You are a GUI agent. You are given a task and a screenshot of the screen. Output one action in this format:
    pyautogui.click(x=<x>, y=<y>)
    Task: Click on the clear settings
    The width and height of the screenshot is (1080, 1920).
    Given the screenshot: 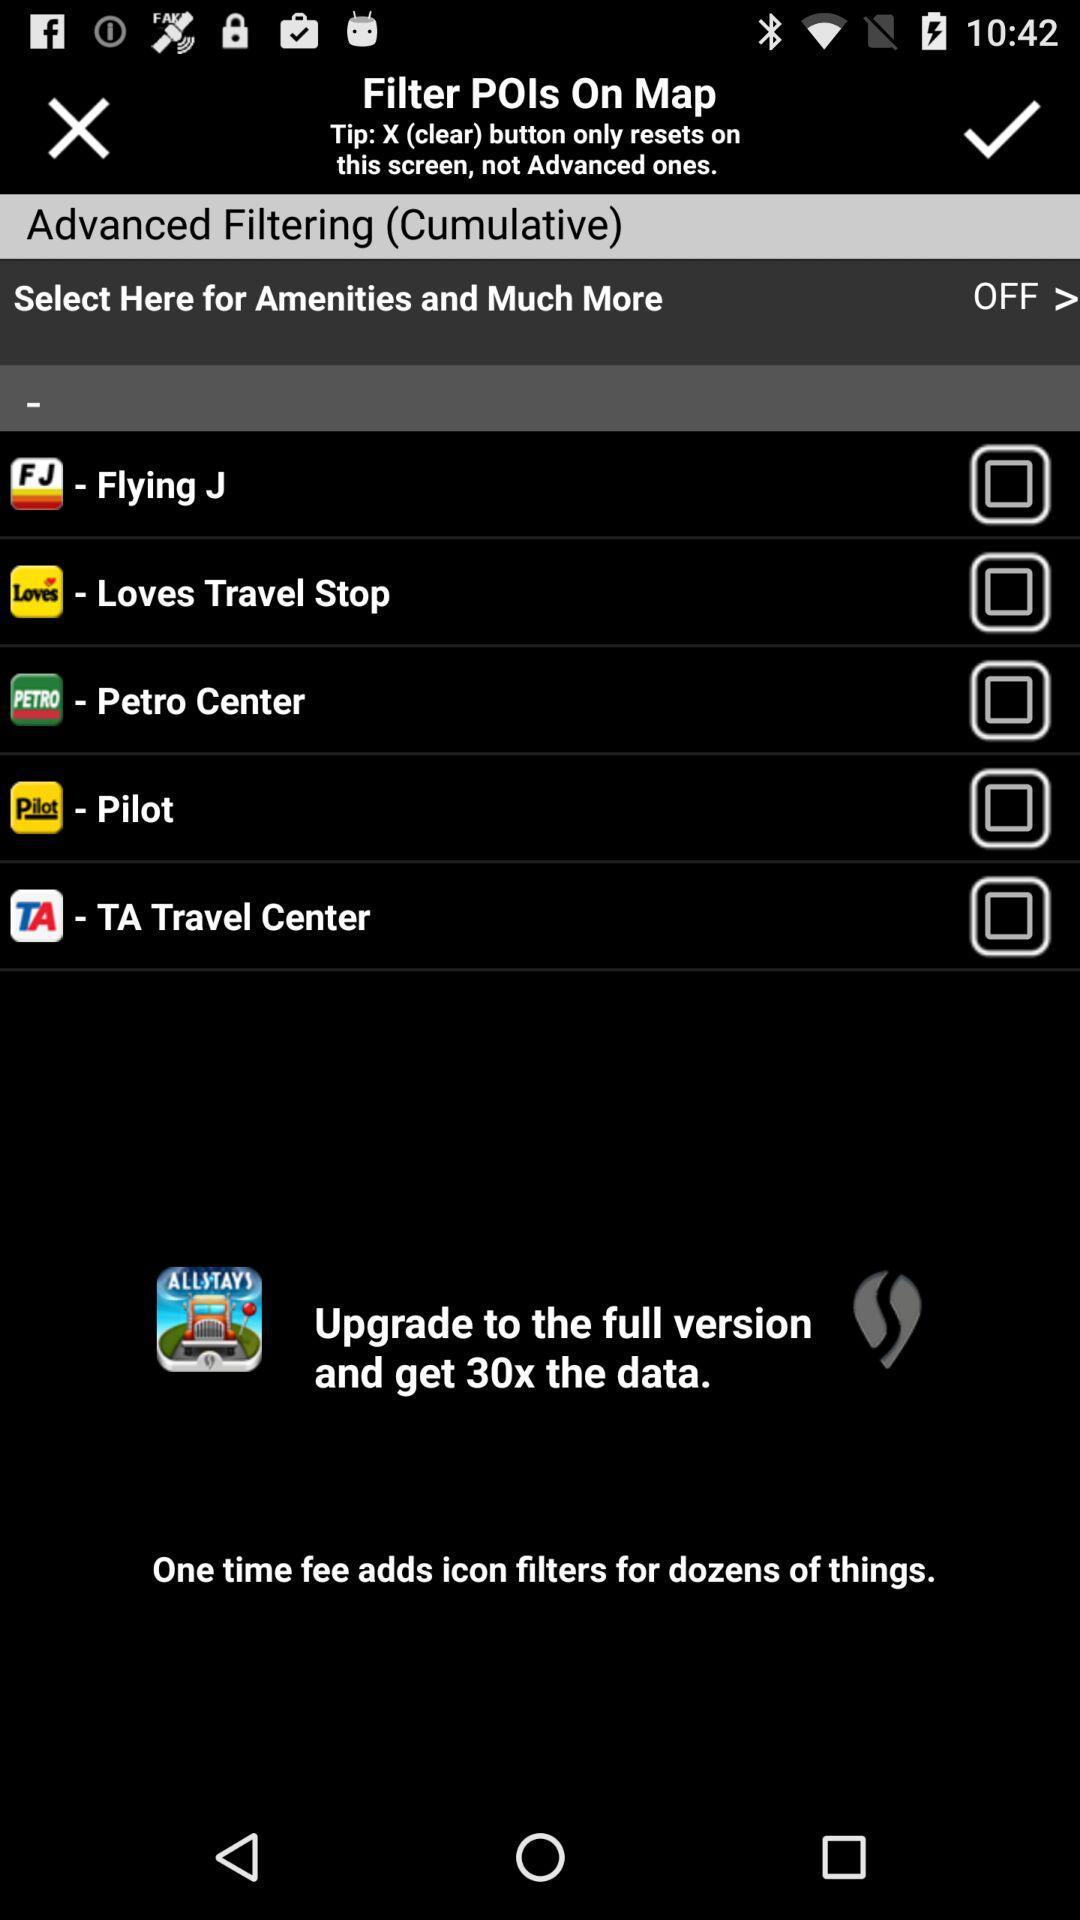 What is the action you would take?
    pyautogui.click(x=77, y=127)
    